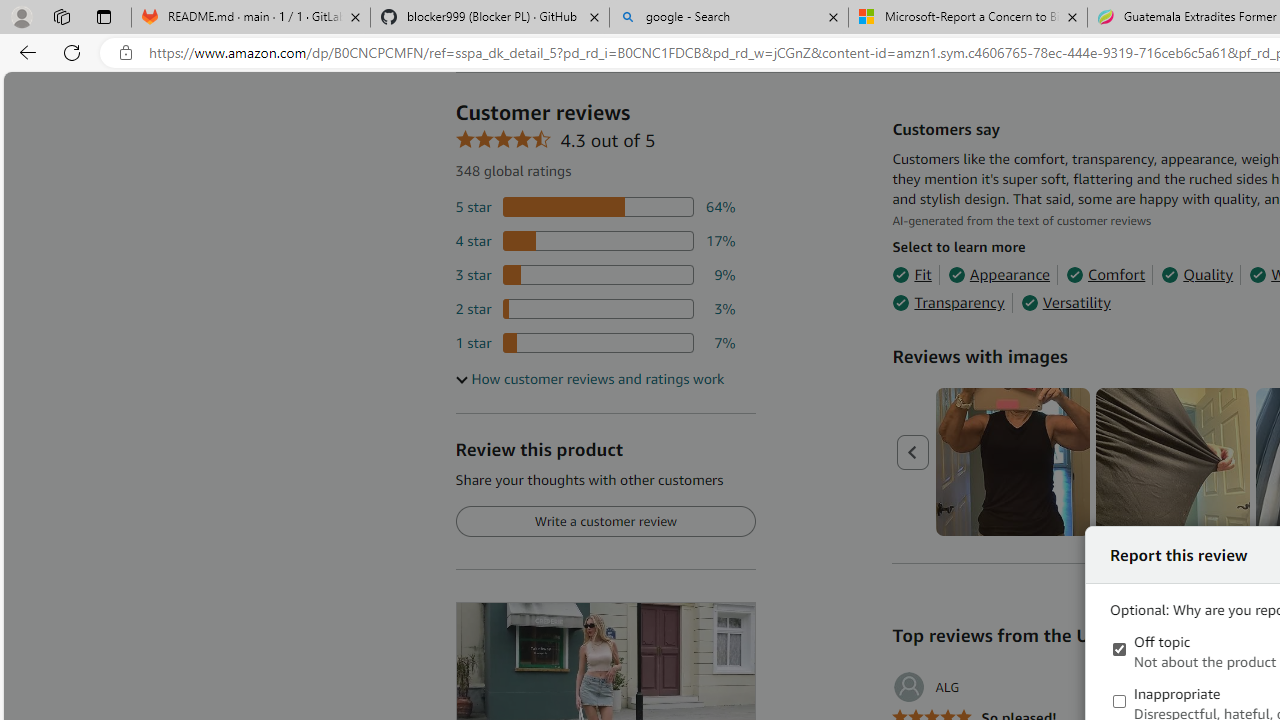 The width and height of the screenshot is (1280, 720). I want to click on 'Previous page', so click(912, 452).